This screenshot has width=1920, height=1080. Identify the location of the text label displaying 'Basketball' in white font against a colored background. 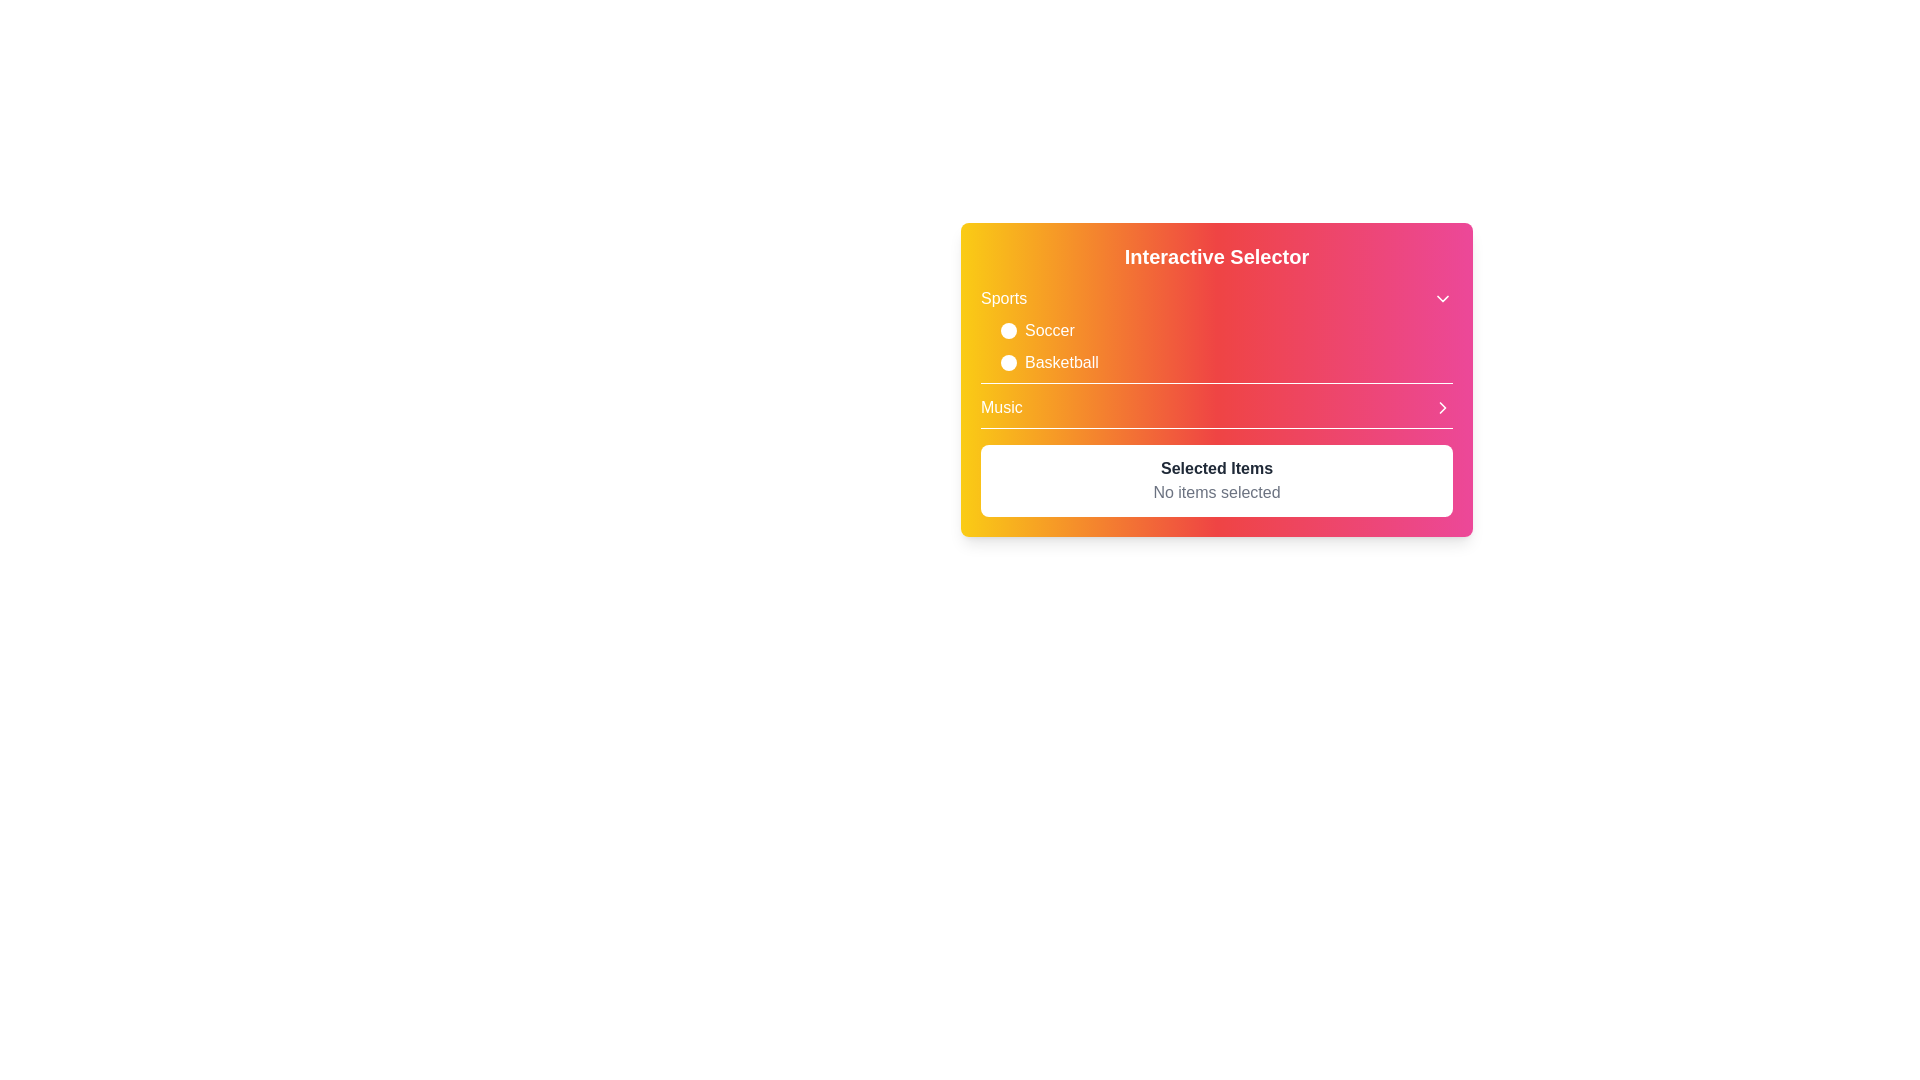
(1060, 362).